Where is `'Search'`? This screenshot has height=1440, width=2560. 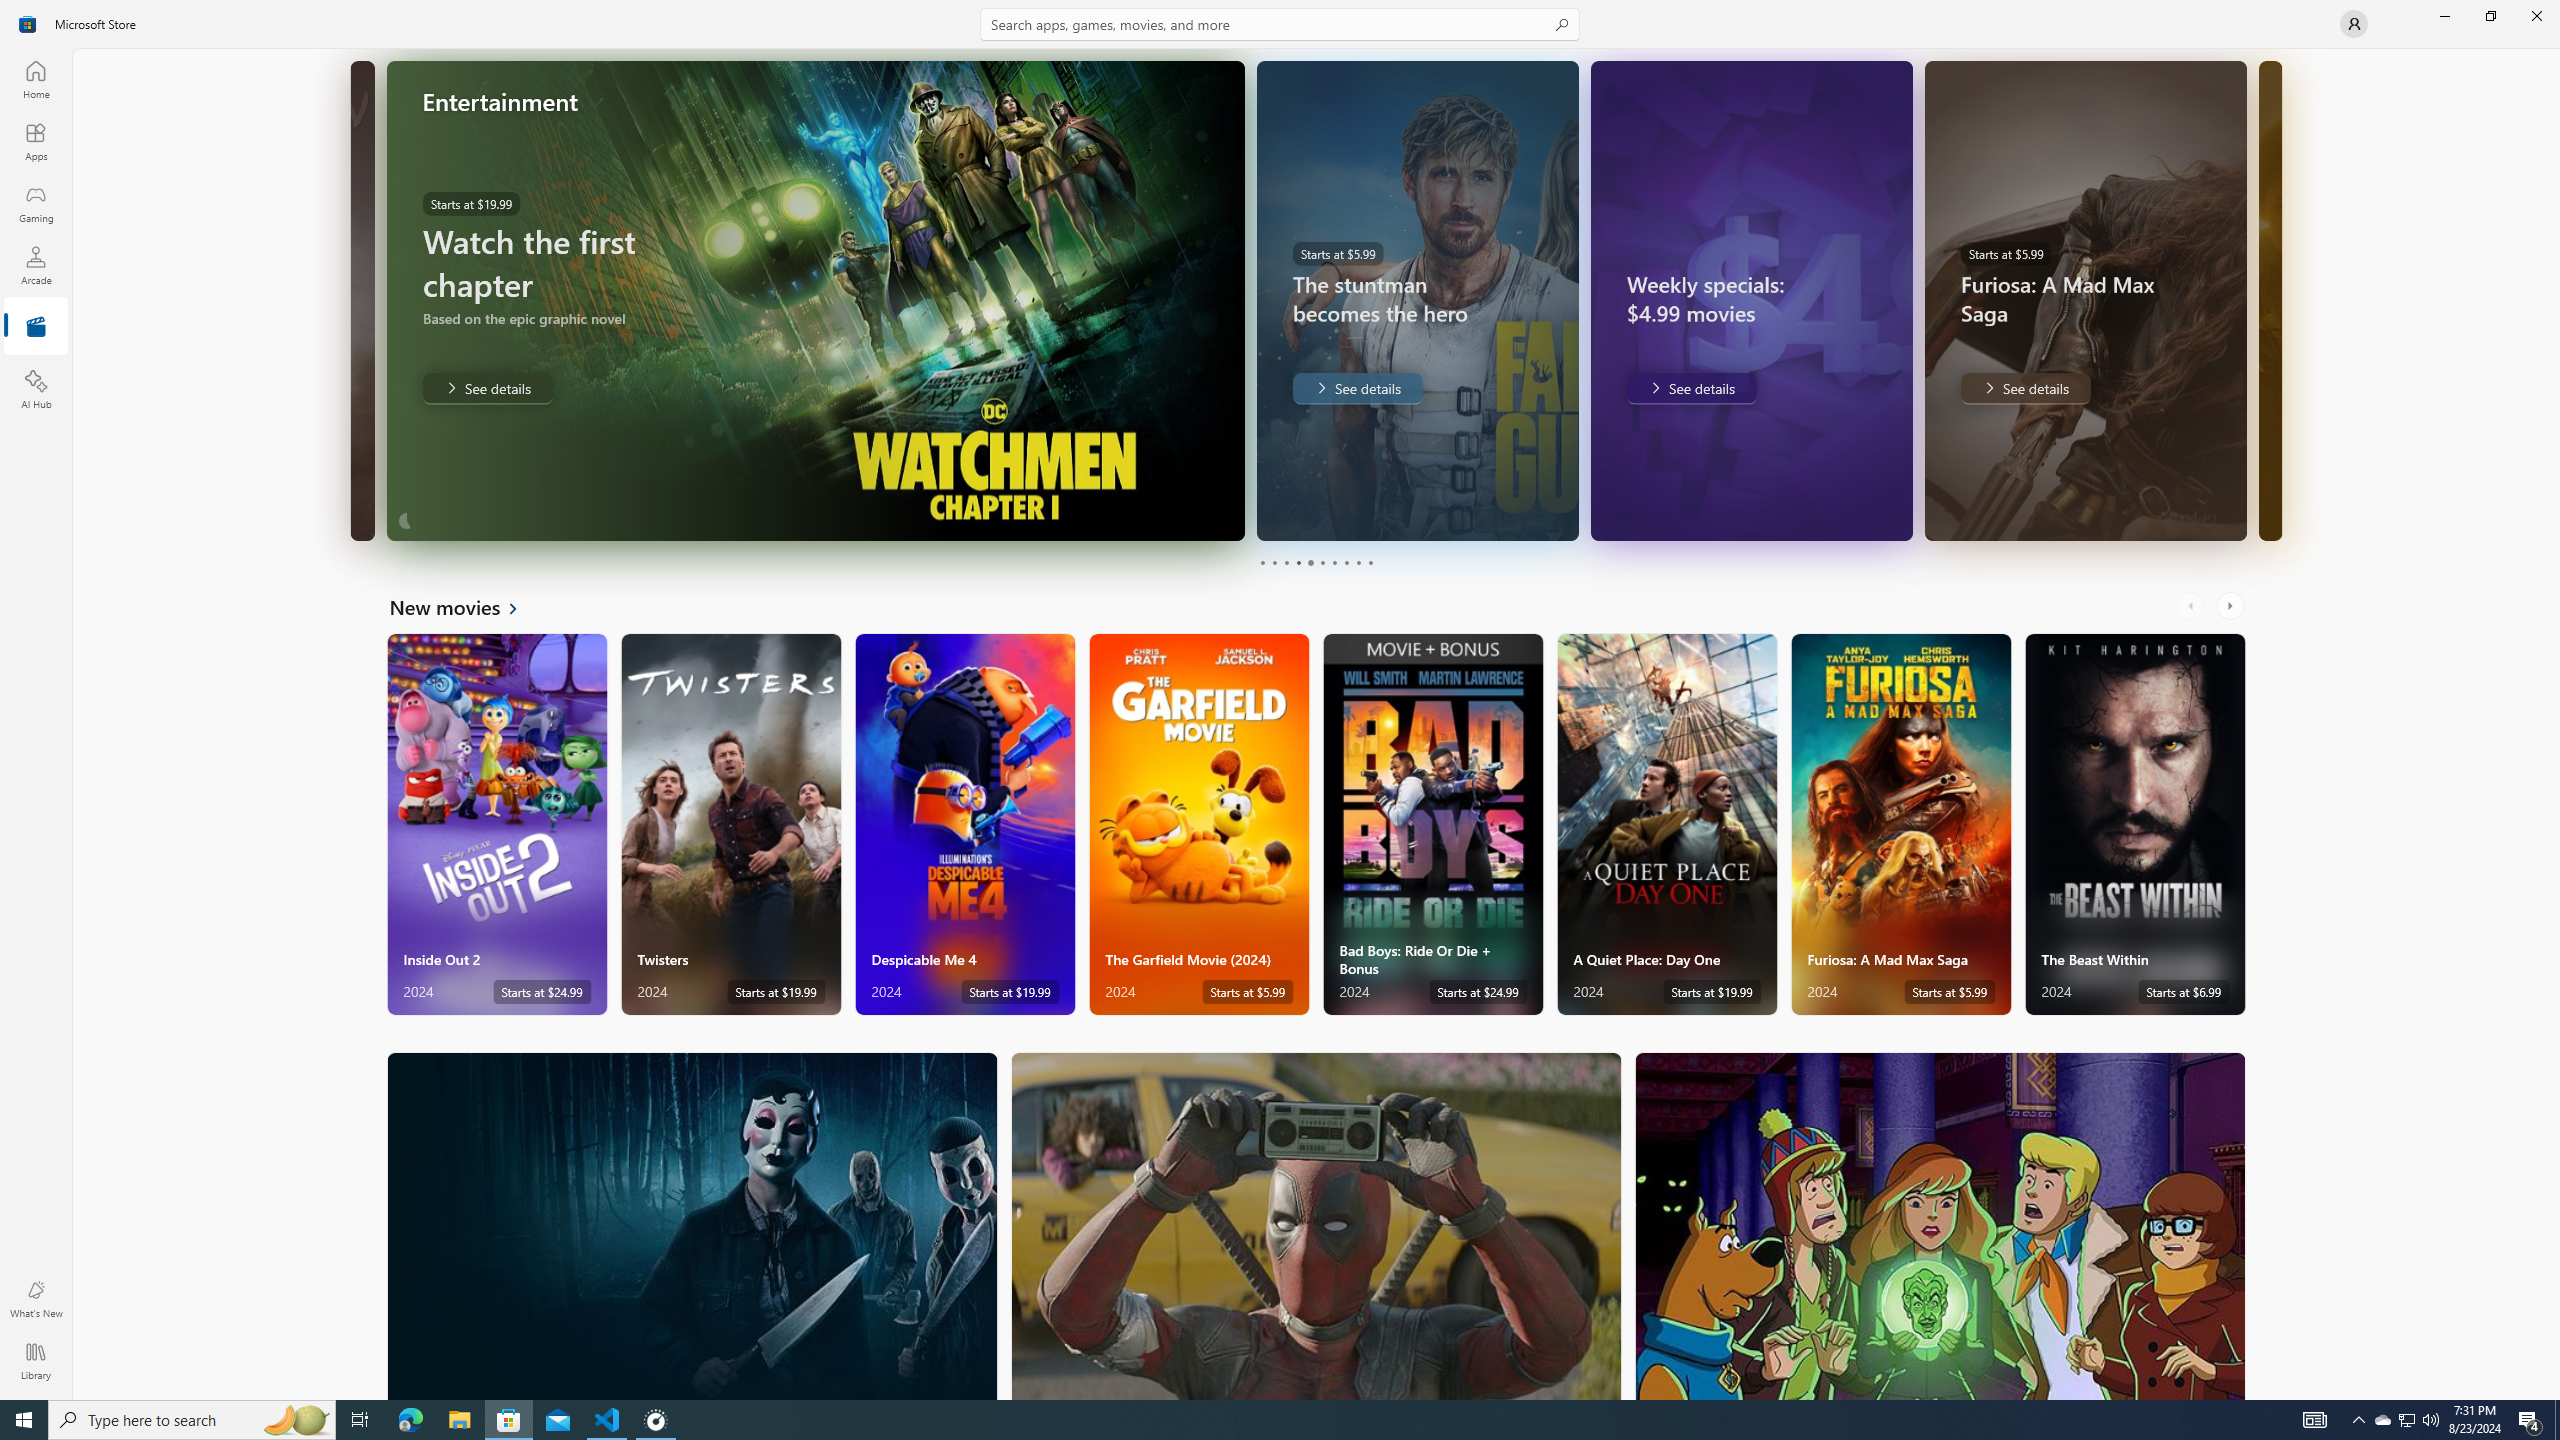
'Search' is located at coordinates (1280, 23).